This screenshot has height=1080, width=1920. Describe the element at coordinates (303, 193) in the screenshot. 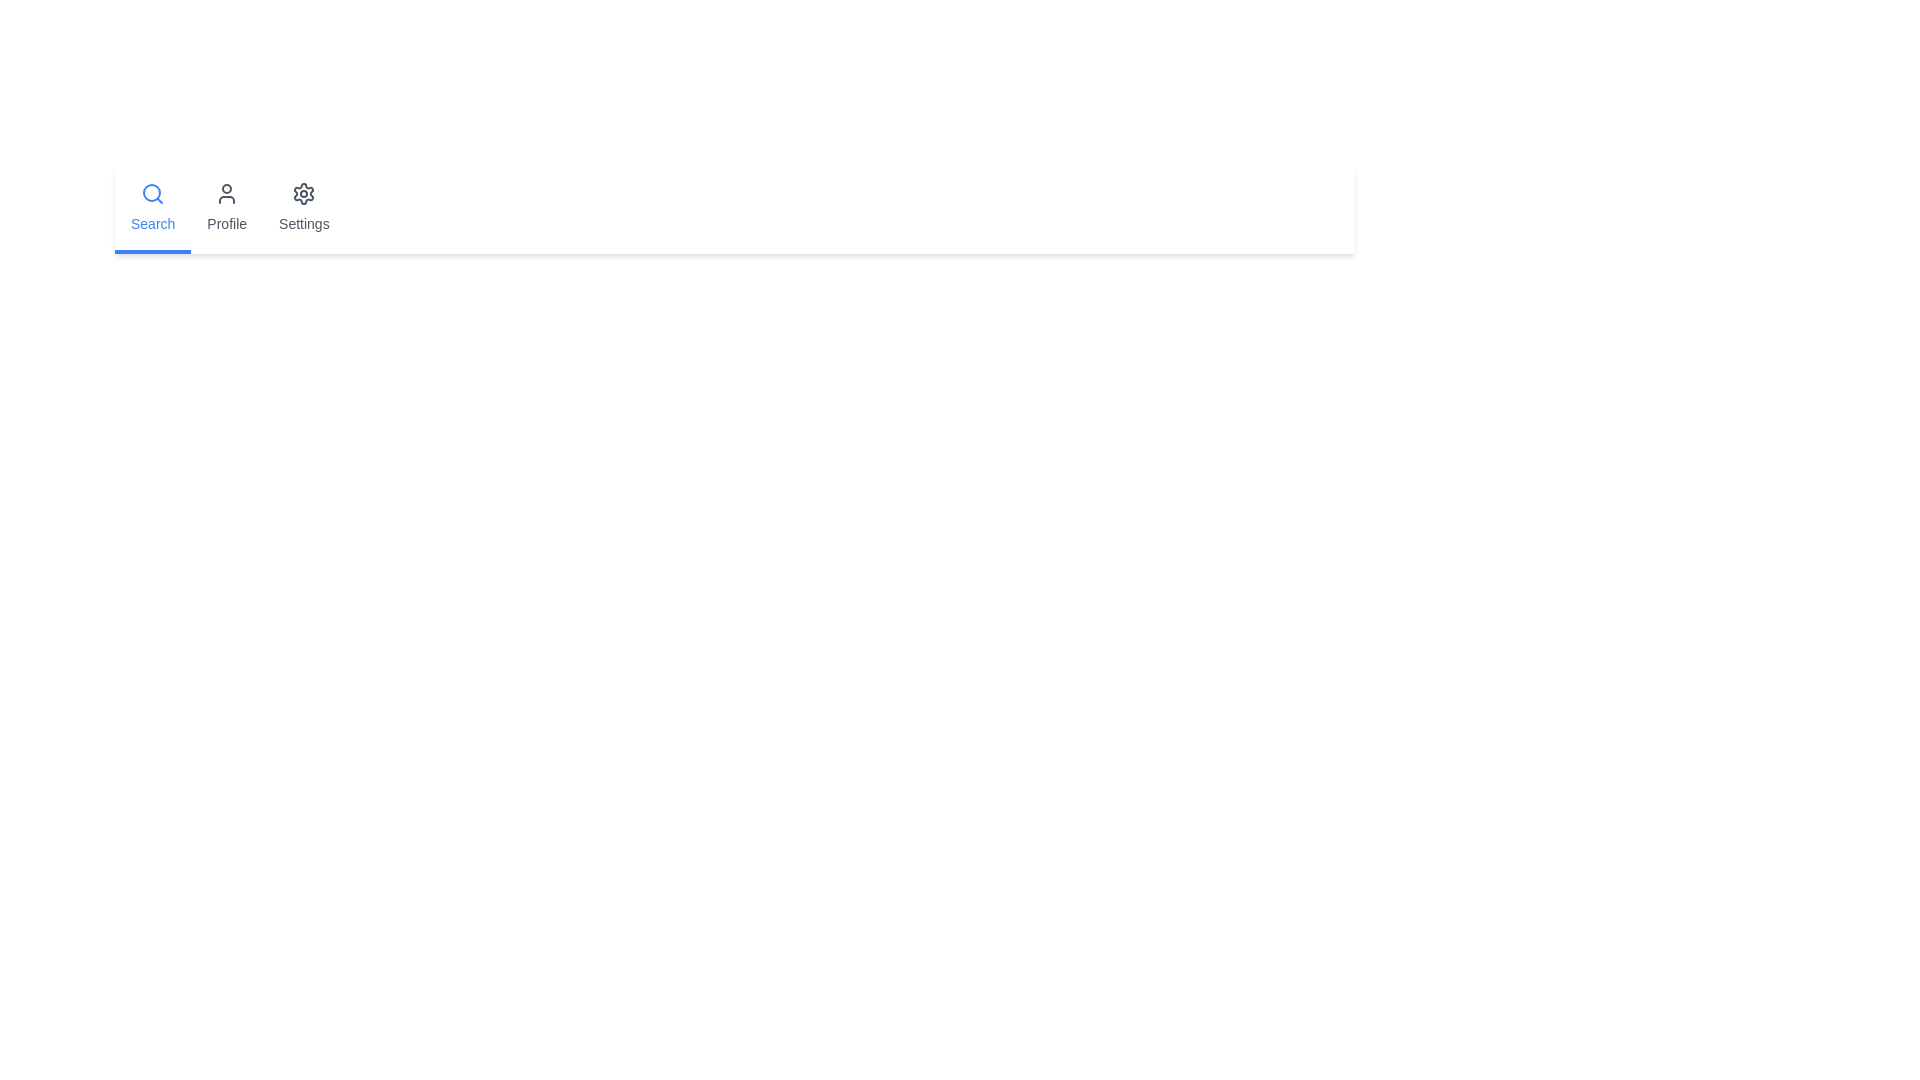

I see `the gear icon associated with settings, which features a cogwheel design and is located in the header between the Profile icon and the Settings label` at that location.